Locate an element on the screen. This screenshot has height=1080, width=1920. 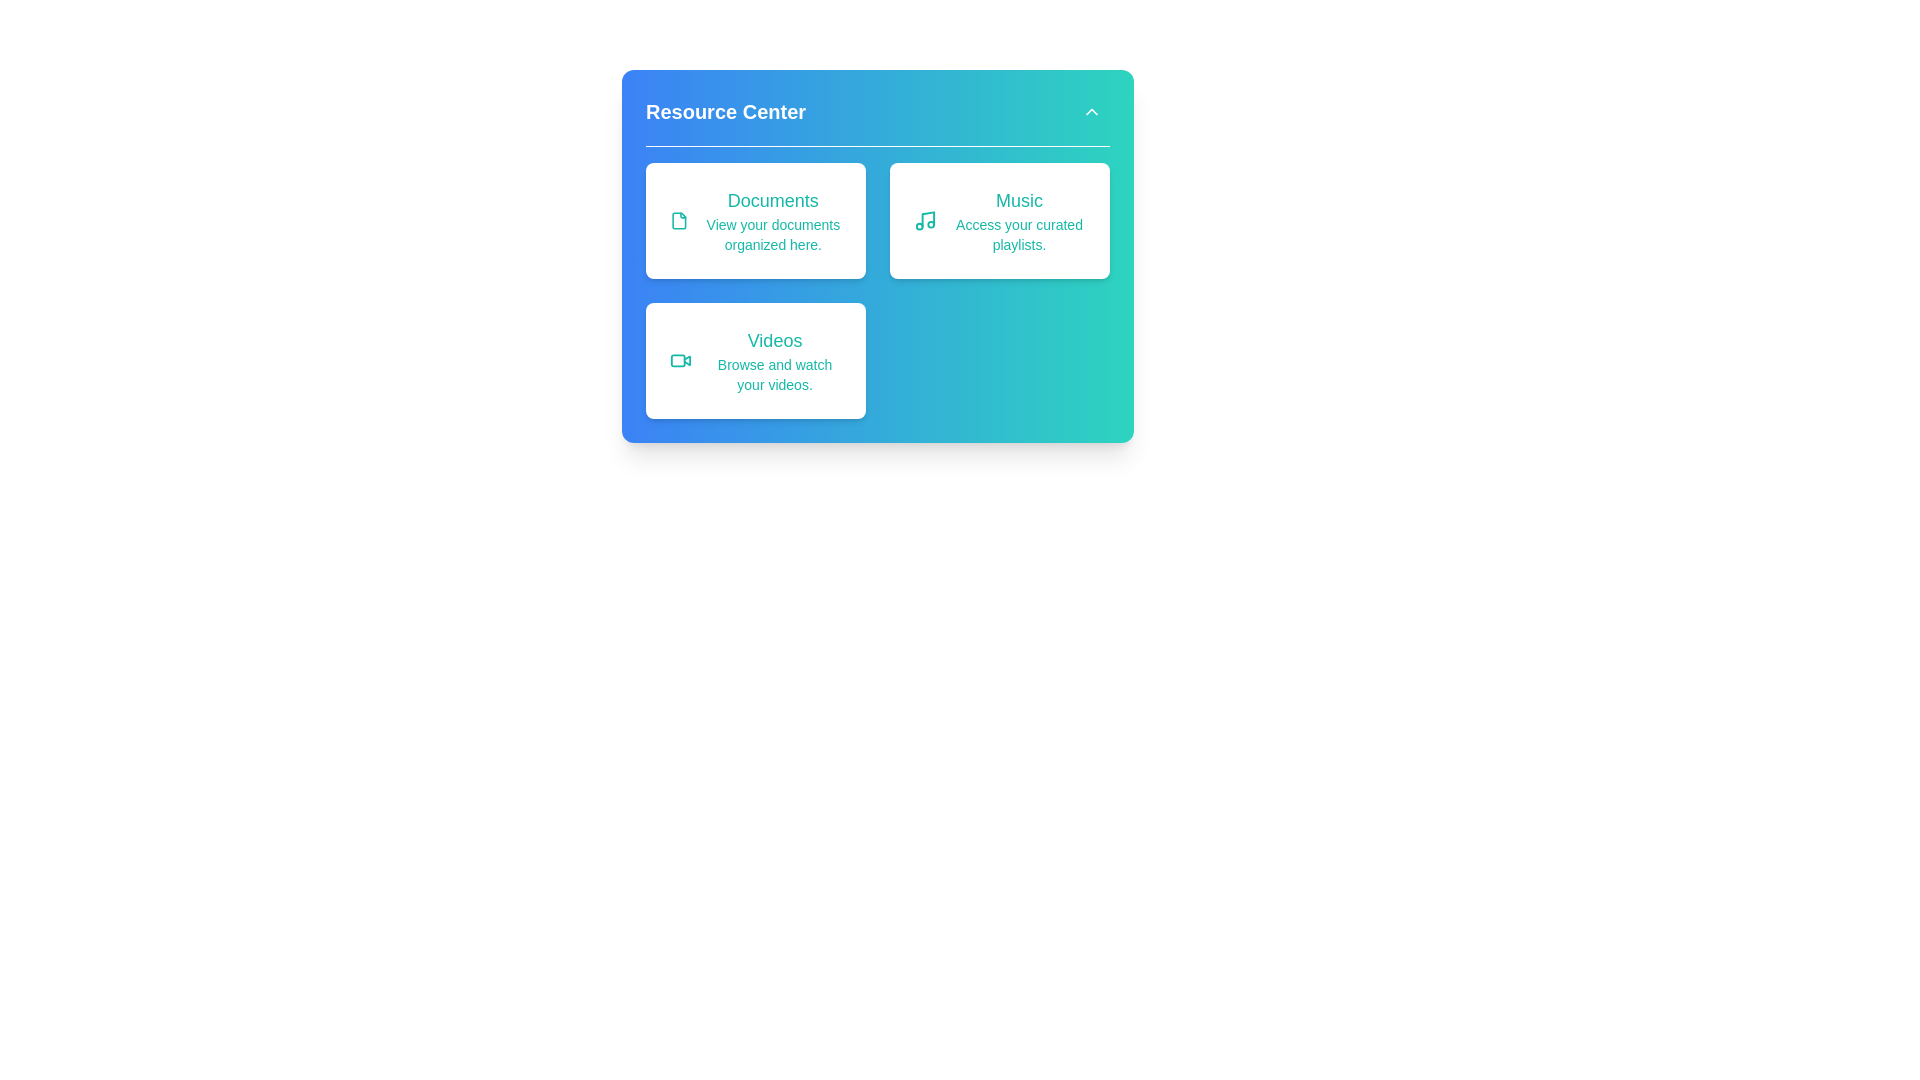
the menu item Videos to view its details is located at coordinates (754, 361).